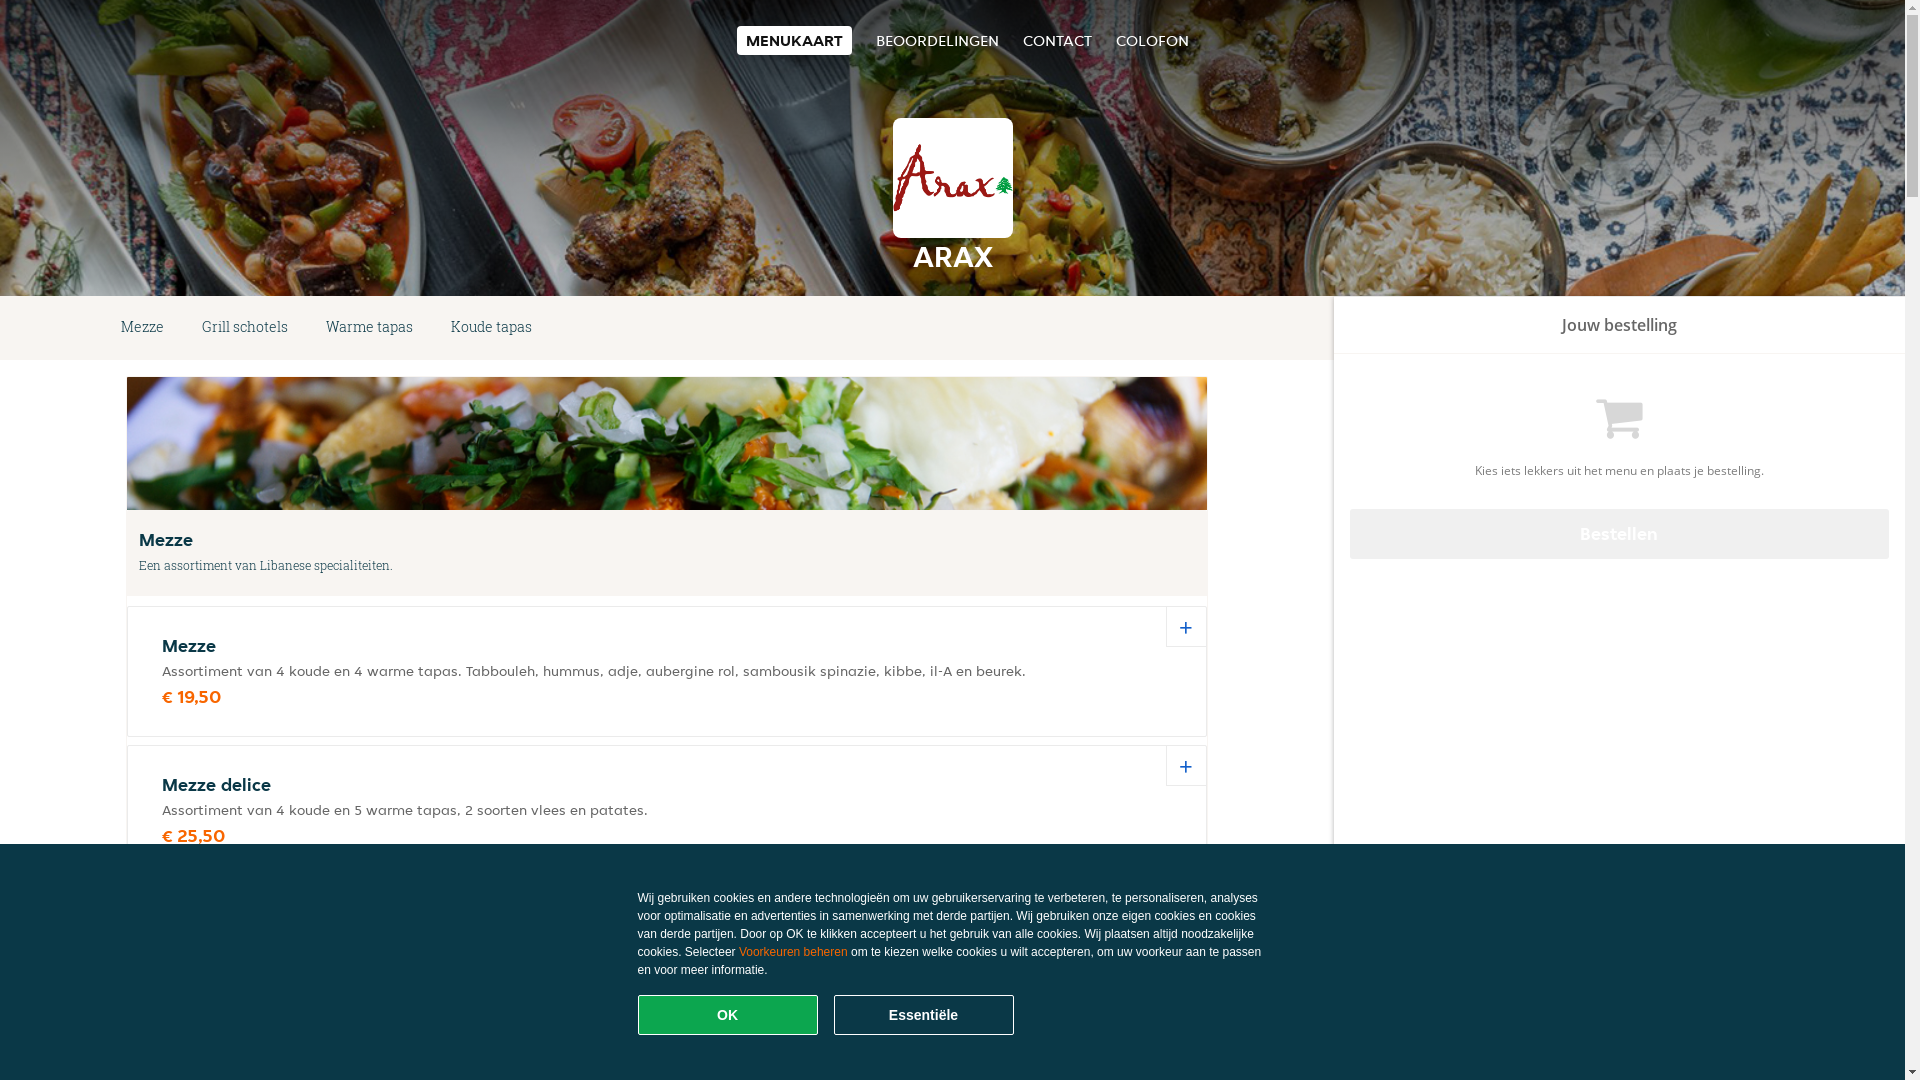  What do you see at coordinates (734, 40) in the screenshot?
I see `'MENUKAART'` at bounding box center [734, 40].